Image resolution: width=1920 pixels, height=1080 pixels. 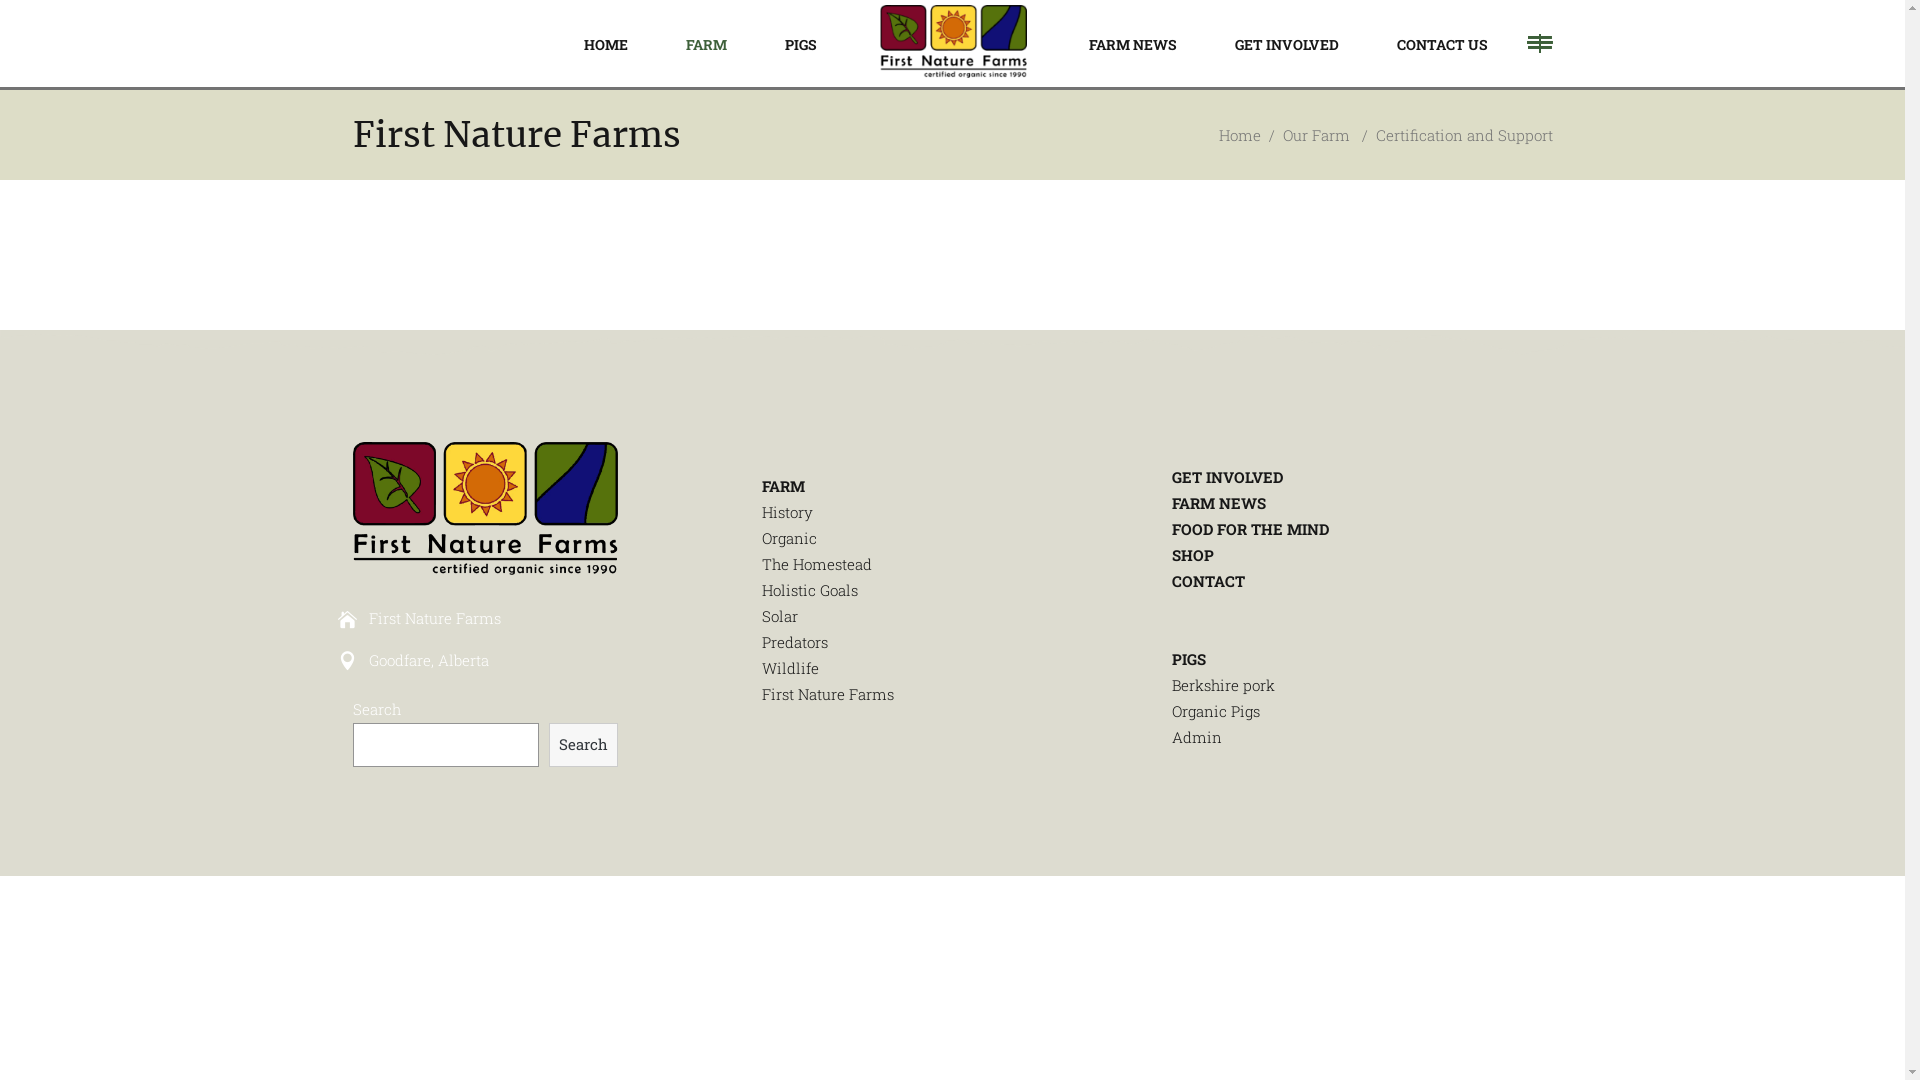 I want to click on 'Search', so click(x=583, y=744).